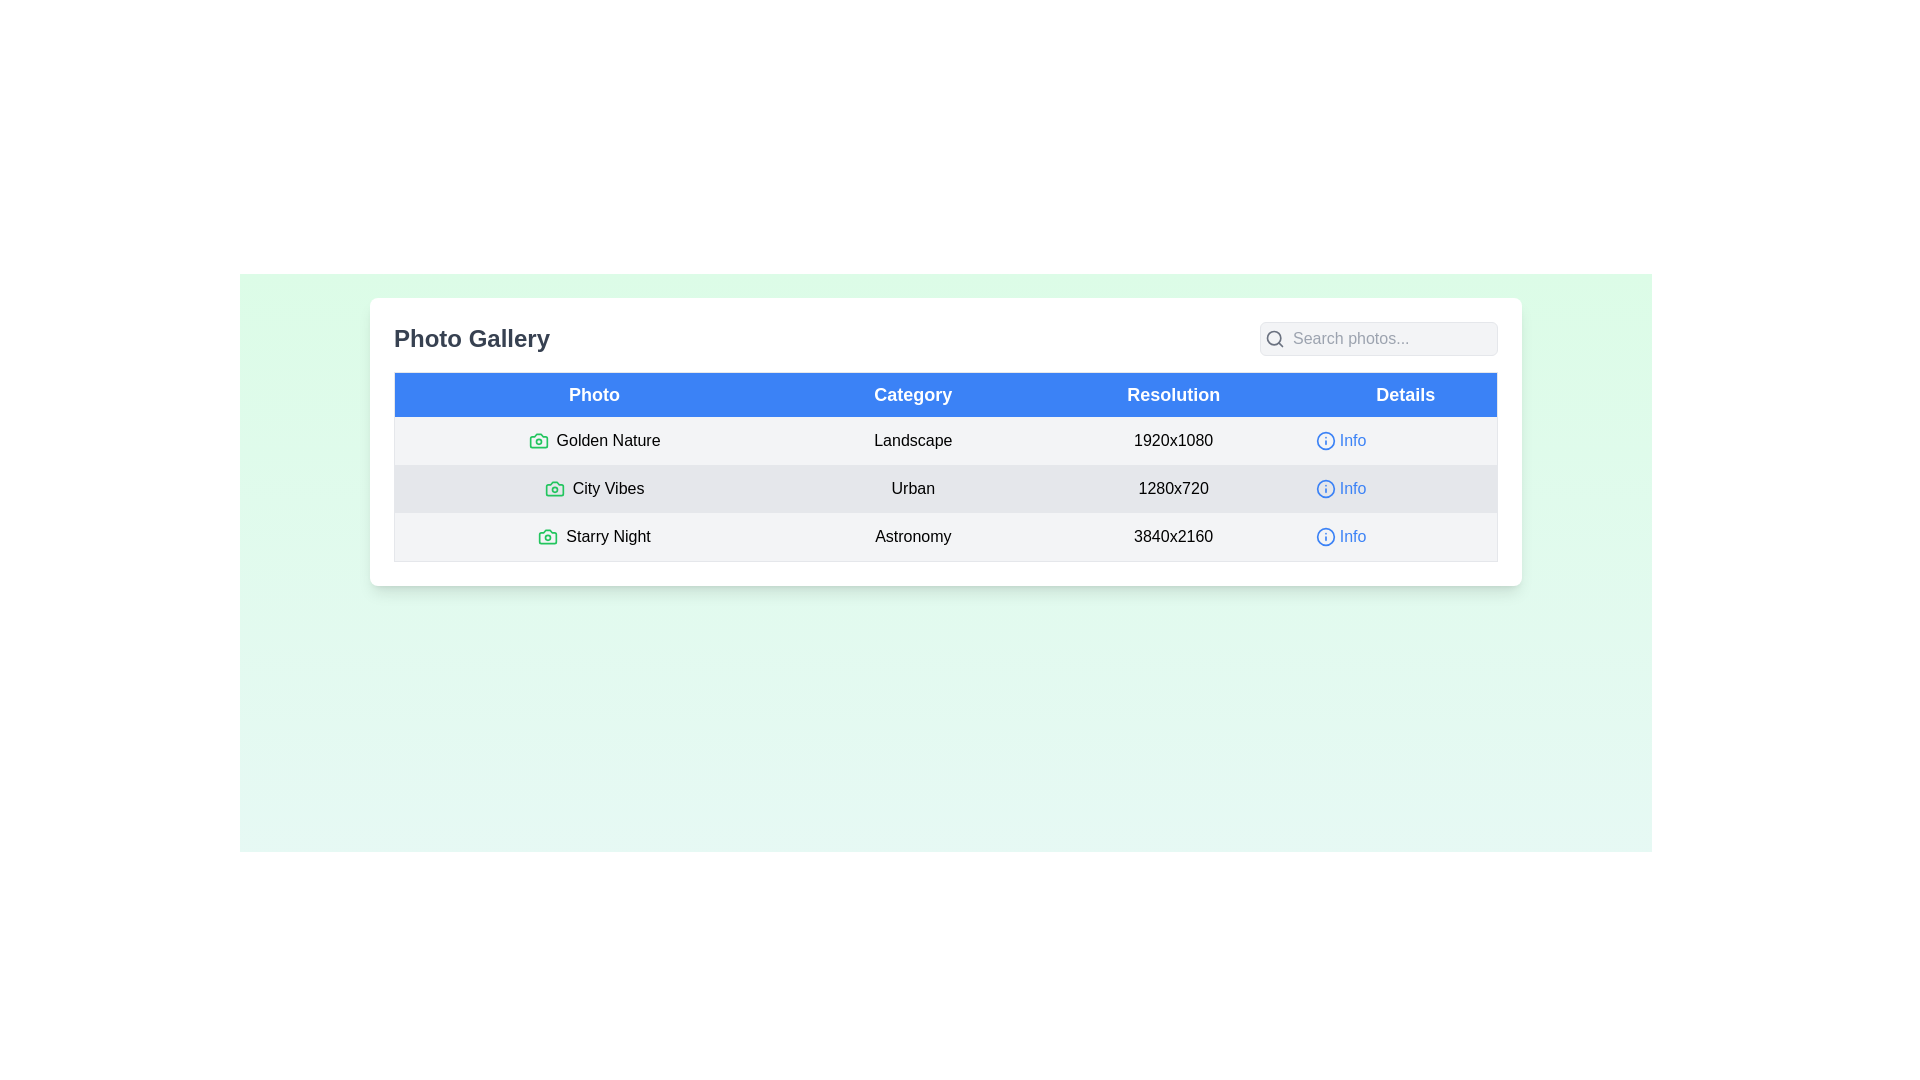 Image resolution: width=1920 pixels, height=1080 pixels. What do you see at coordinates (1341, 489) in the screenshot?
I see `the 'Info' interactive link with icon and text in the 'Details' column of the middle row, aligned with the 'City Vibes' entry` at bounding box center [1341, 489].